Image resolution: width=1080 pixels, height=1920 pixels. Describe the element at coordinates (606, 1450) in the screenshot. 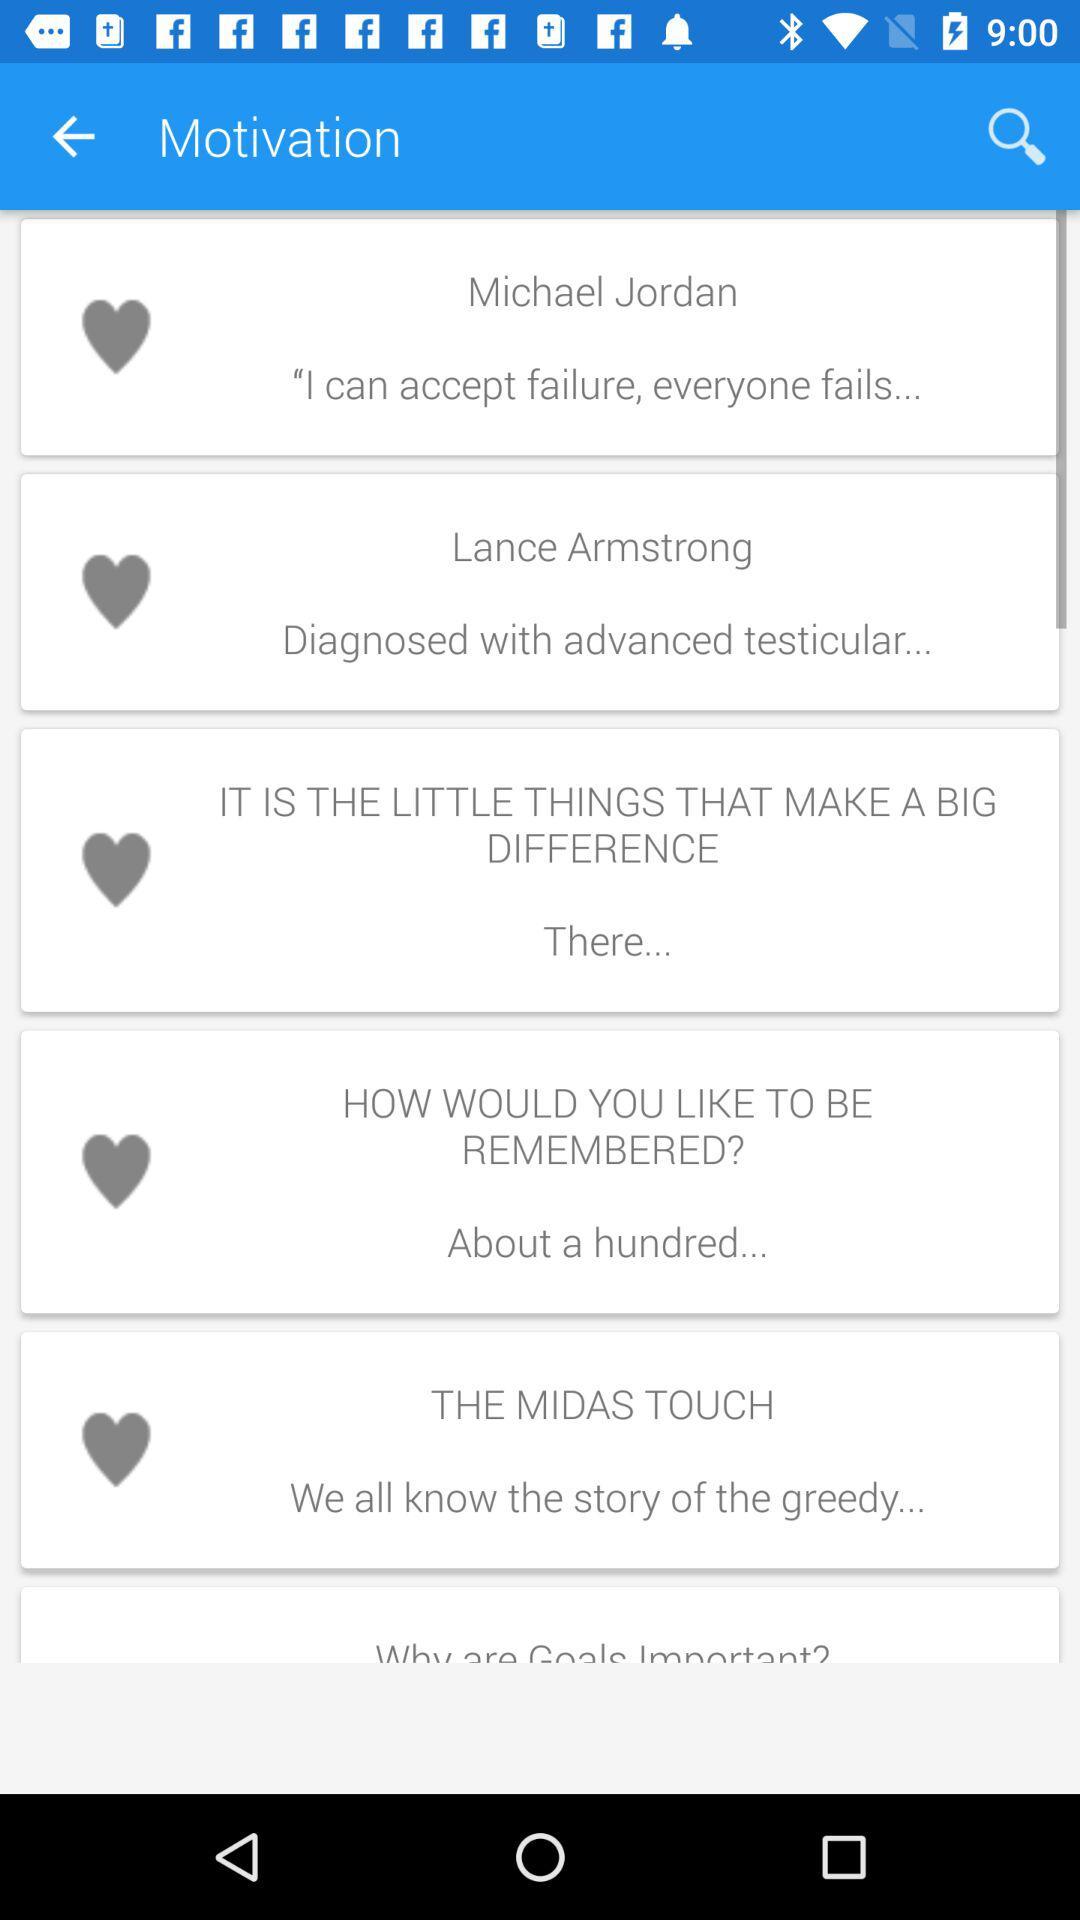

I see `the midas touch item` at that location.